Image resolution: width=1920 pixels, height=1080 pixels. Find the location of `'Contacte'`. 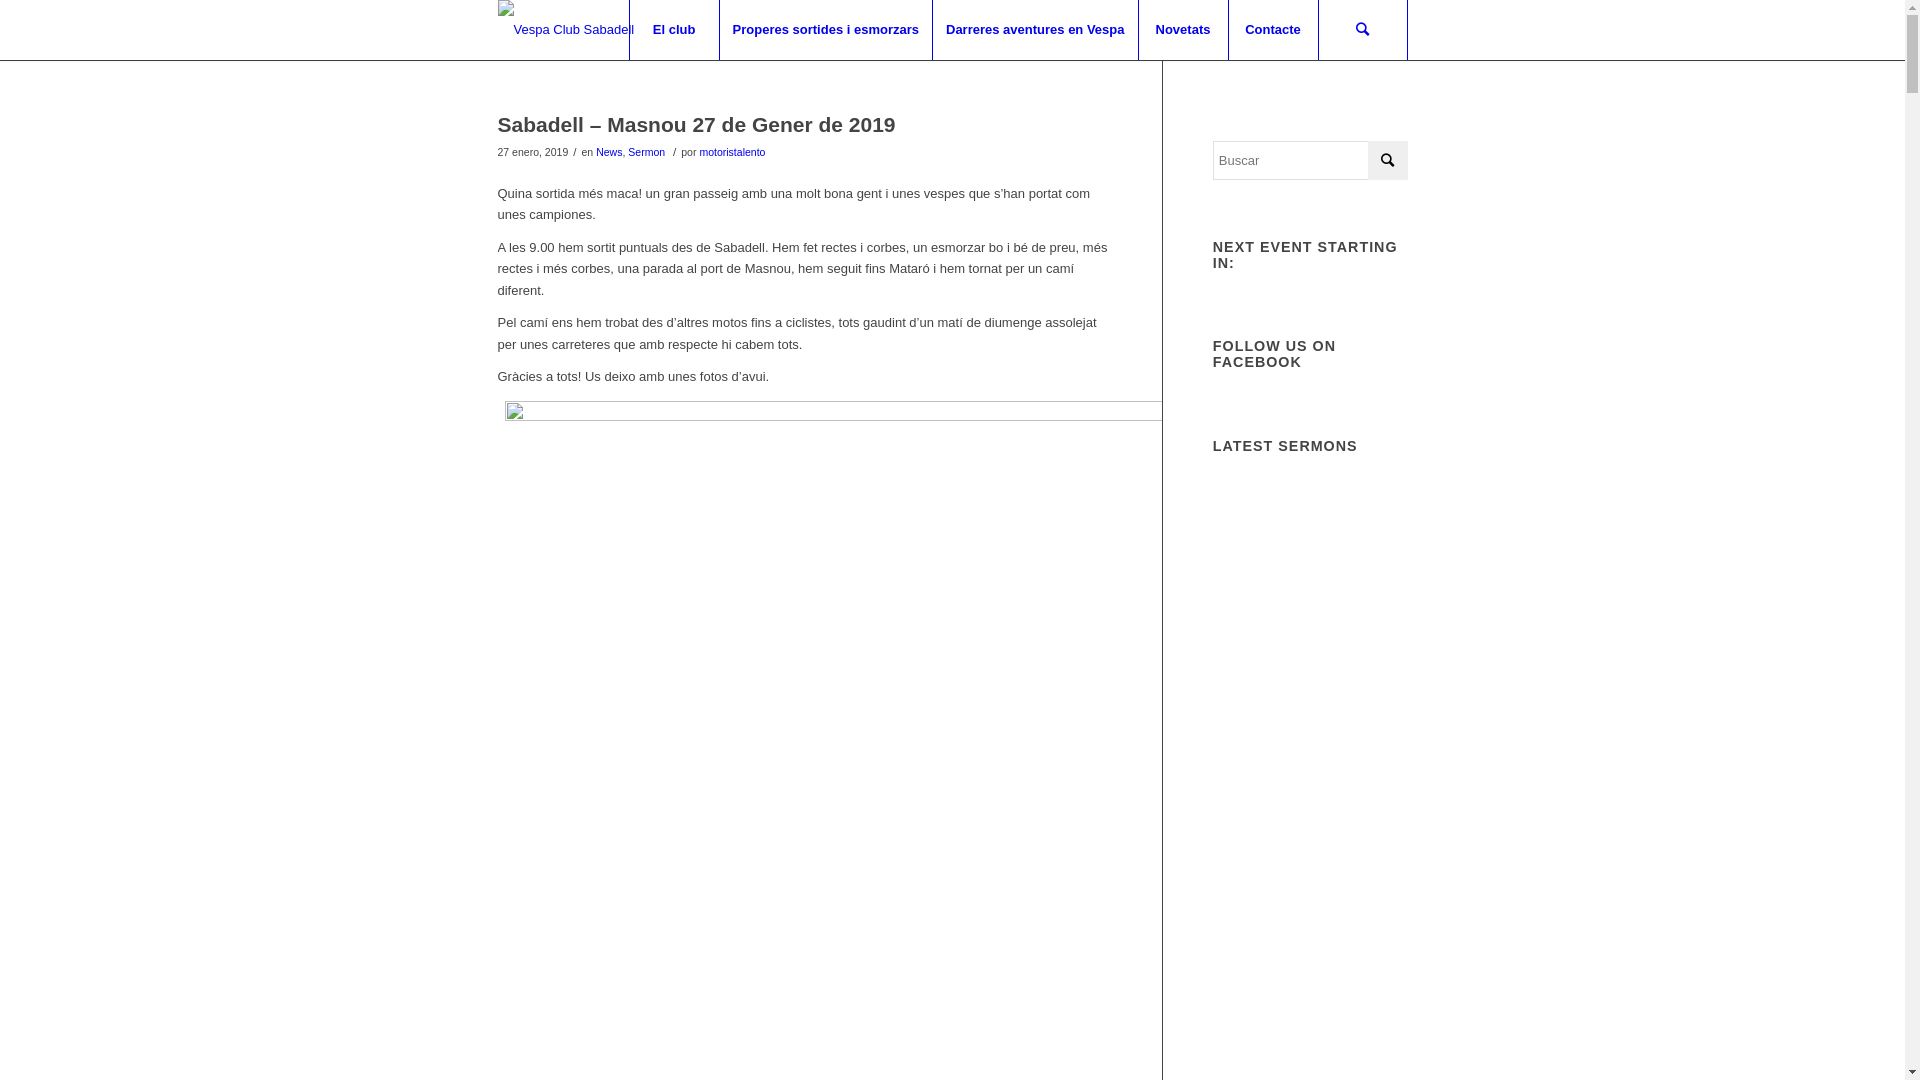

'Contacte' is located at coordinates (1271, 30).